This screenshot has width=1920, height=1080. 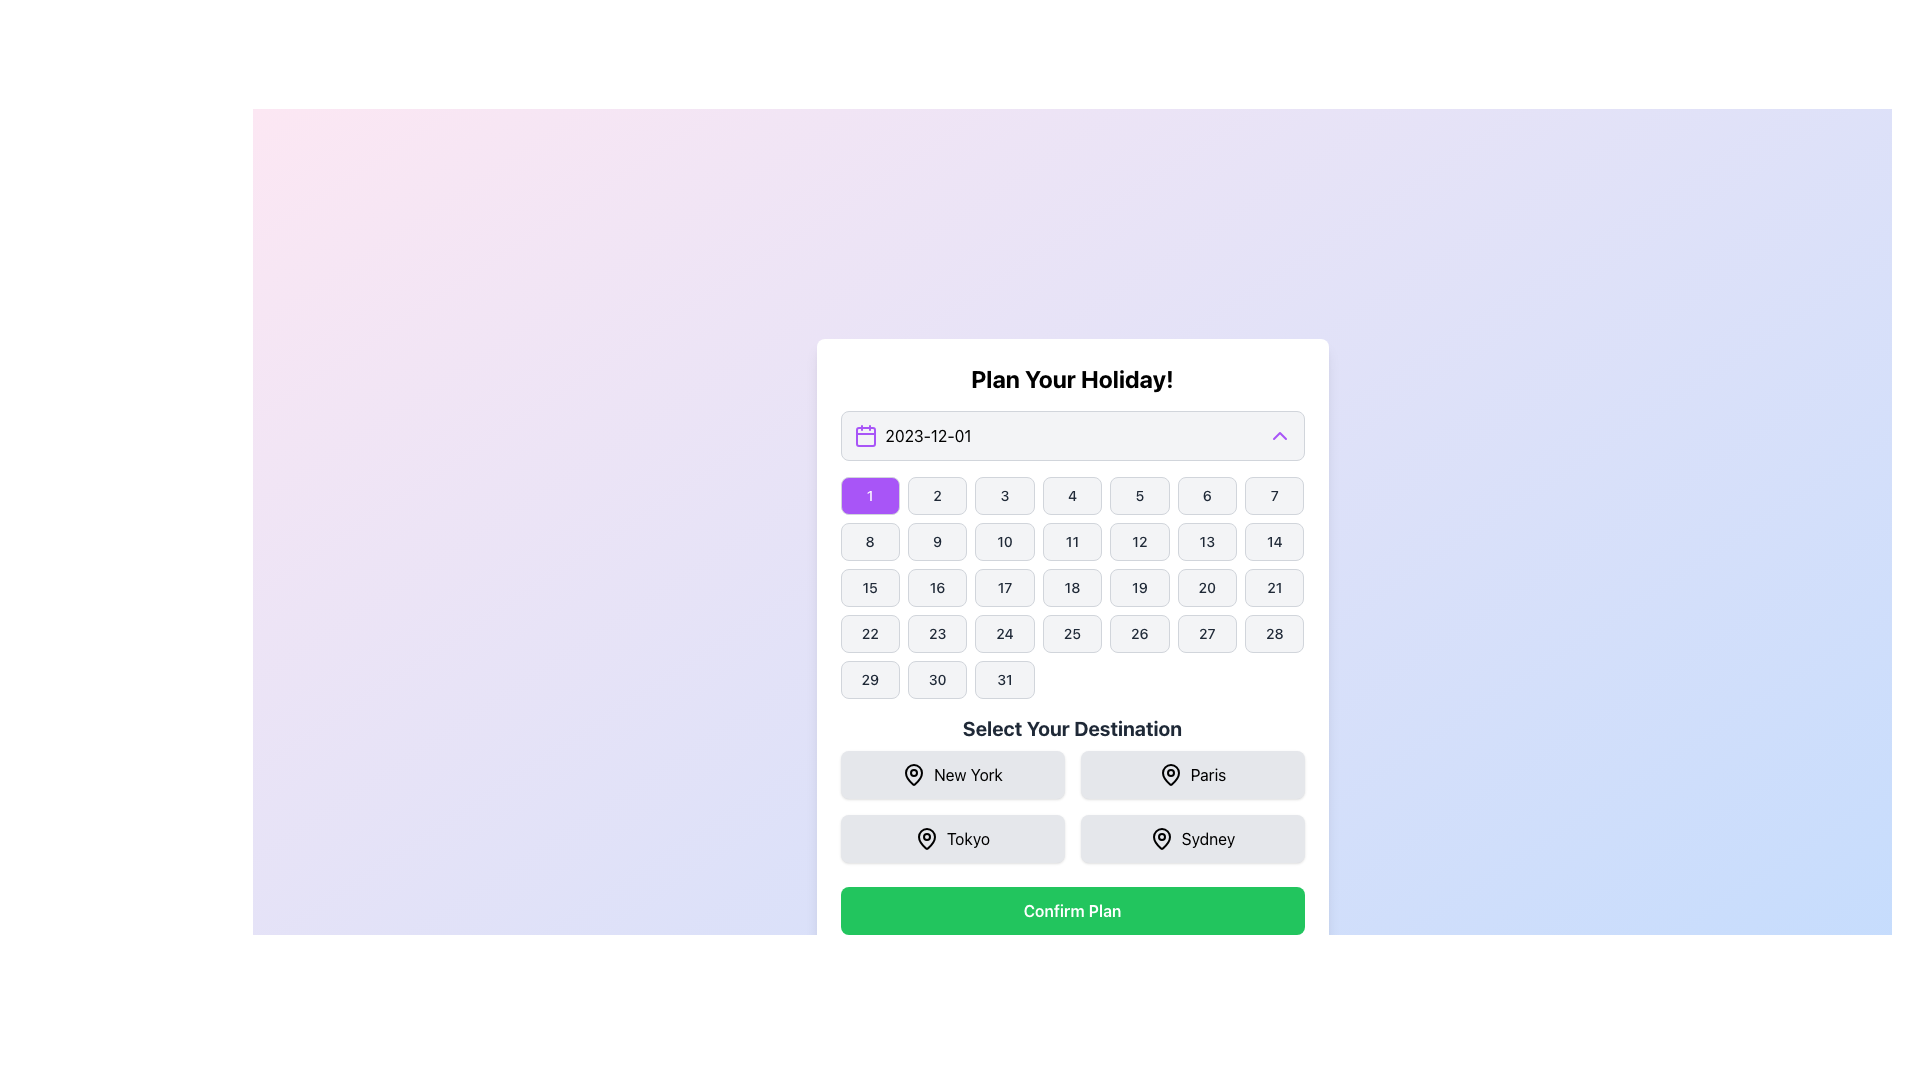 I want to click on the mouse pointer over the calendar button displaying '16', so click(x=936, y=586).